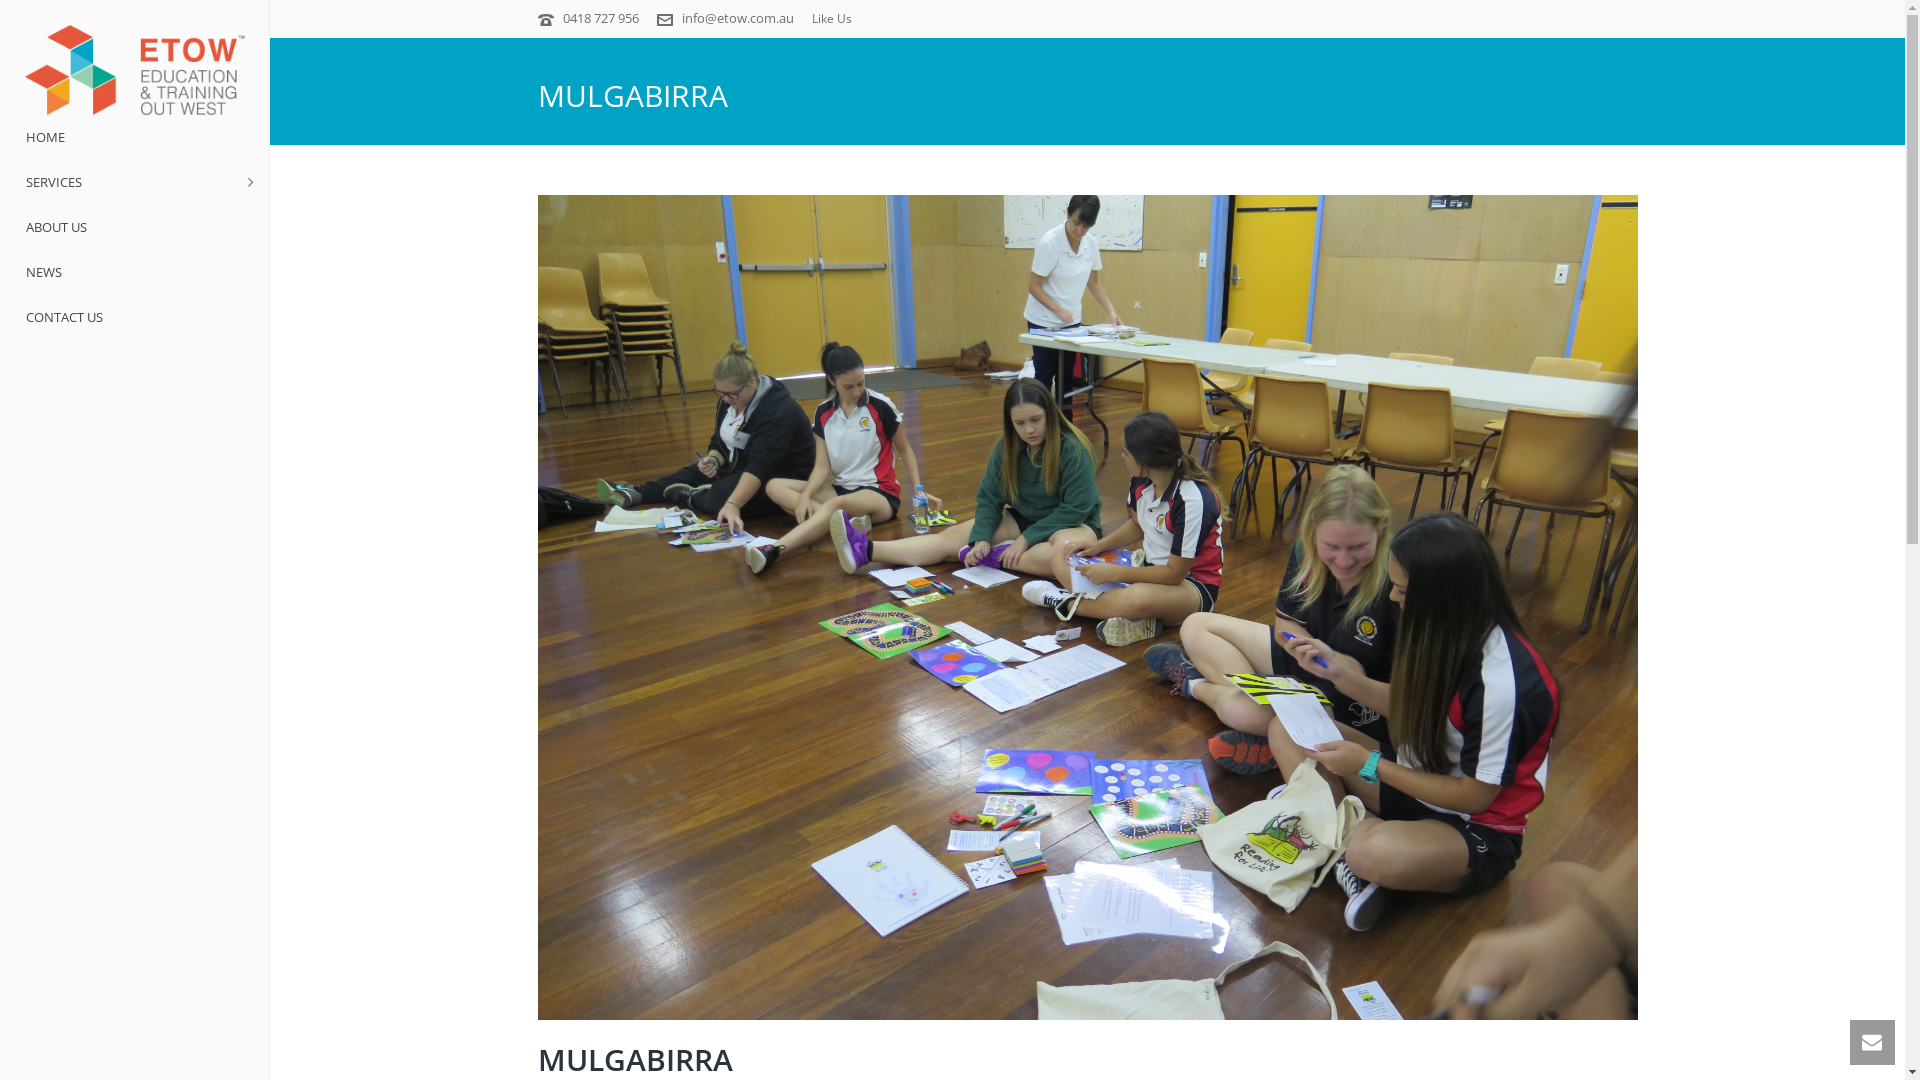 The image size is (1920, 1080). What do you see at coordinates (133, 316) in the screenshot?
I see `'CONTACT US'` at bounding box center [133, 316].